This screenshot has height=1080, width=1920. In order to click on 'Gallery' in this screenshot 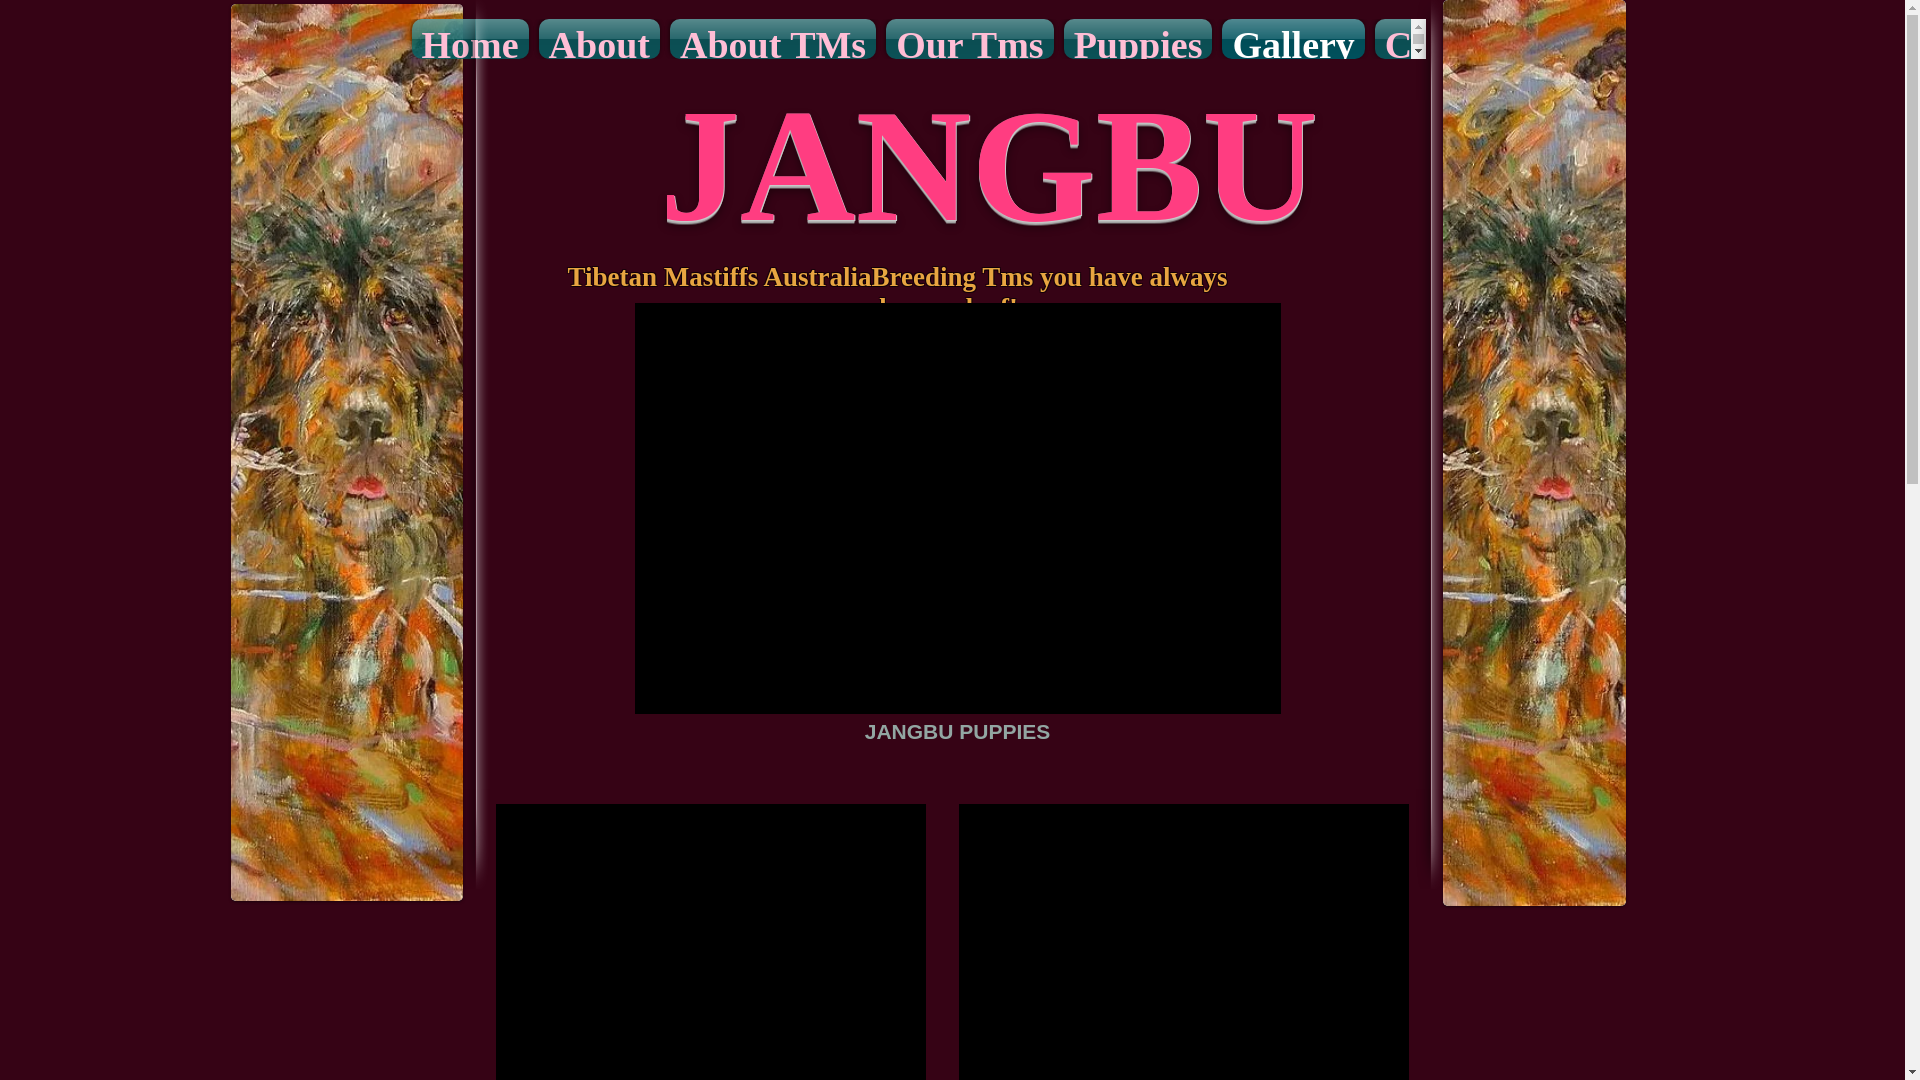, I will do `click(1292, 38)`.